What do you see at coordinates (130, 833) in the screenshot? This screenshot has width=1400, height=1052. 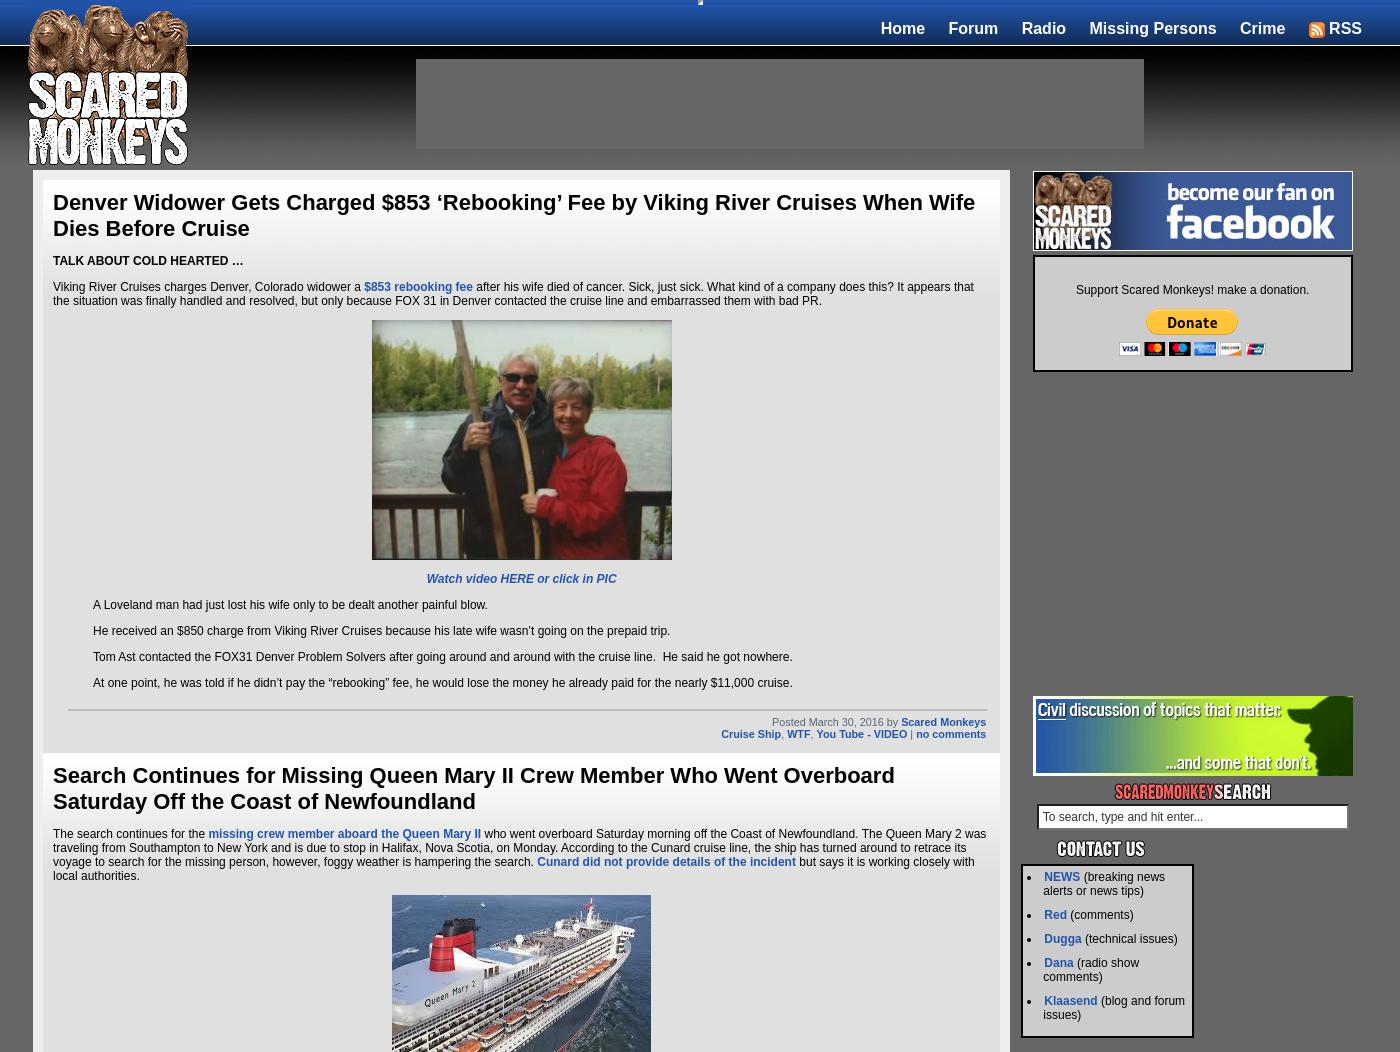 I see `'The search continues for the'` at bounding box center [130, 833].